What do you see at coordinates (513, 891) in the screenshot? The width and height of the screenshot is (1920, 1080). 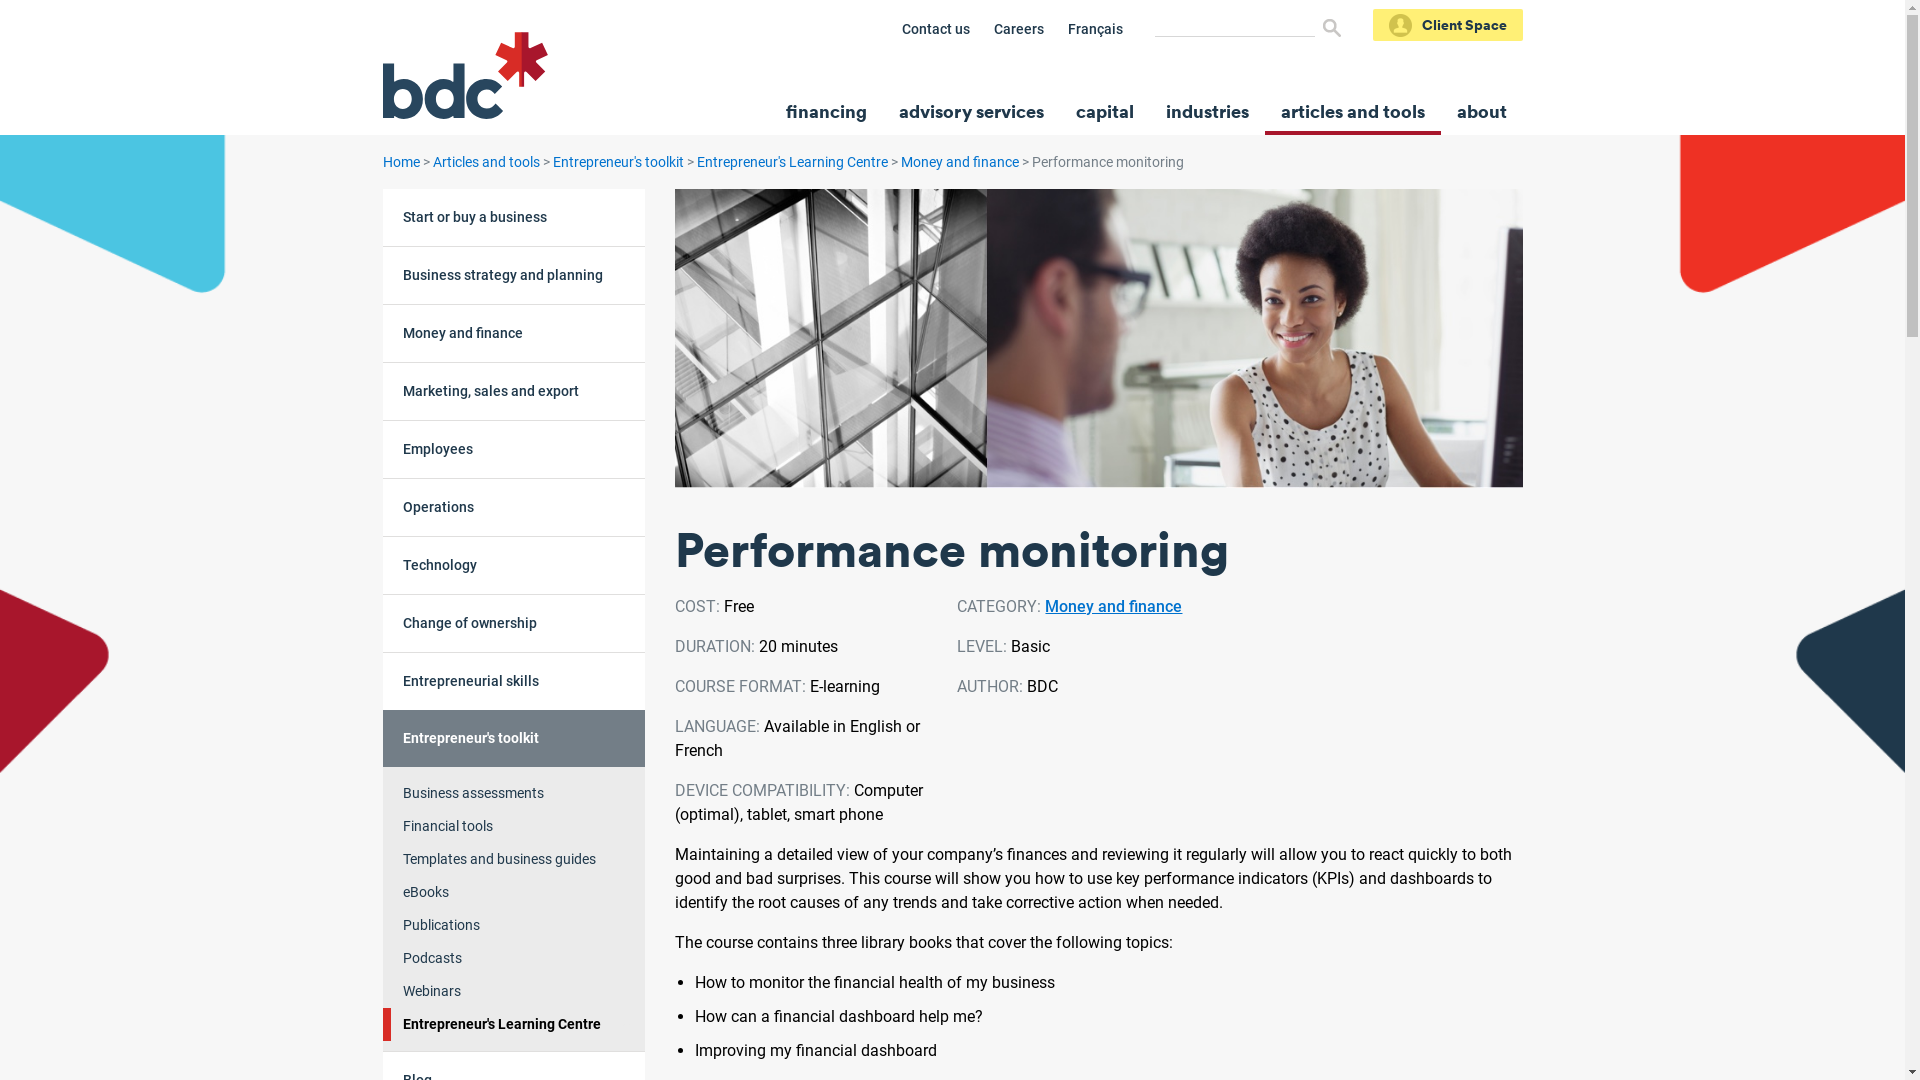 I see `'eBooks'` at bounding box center [513, 891].